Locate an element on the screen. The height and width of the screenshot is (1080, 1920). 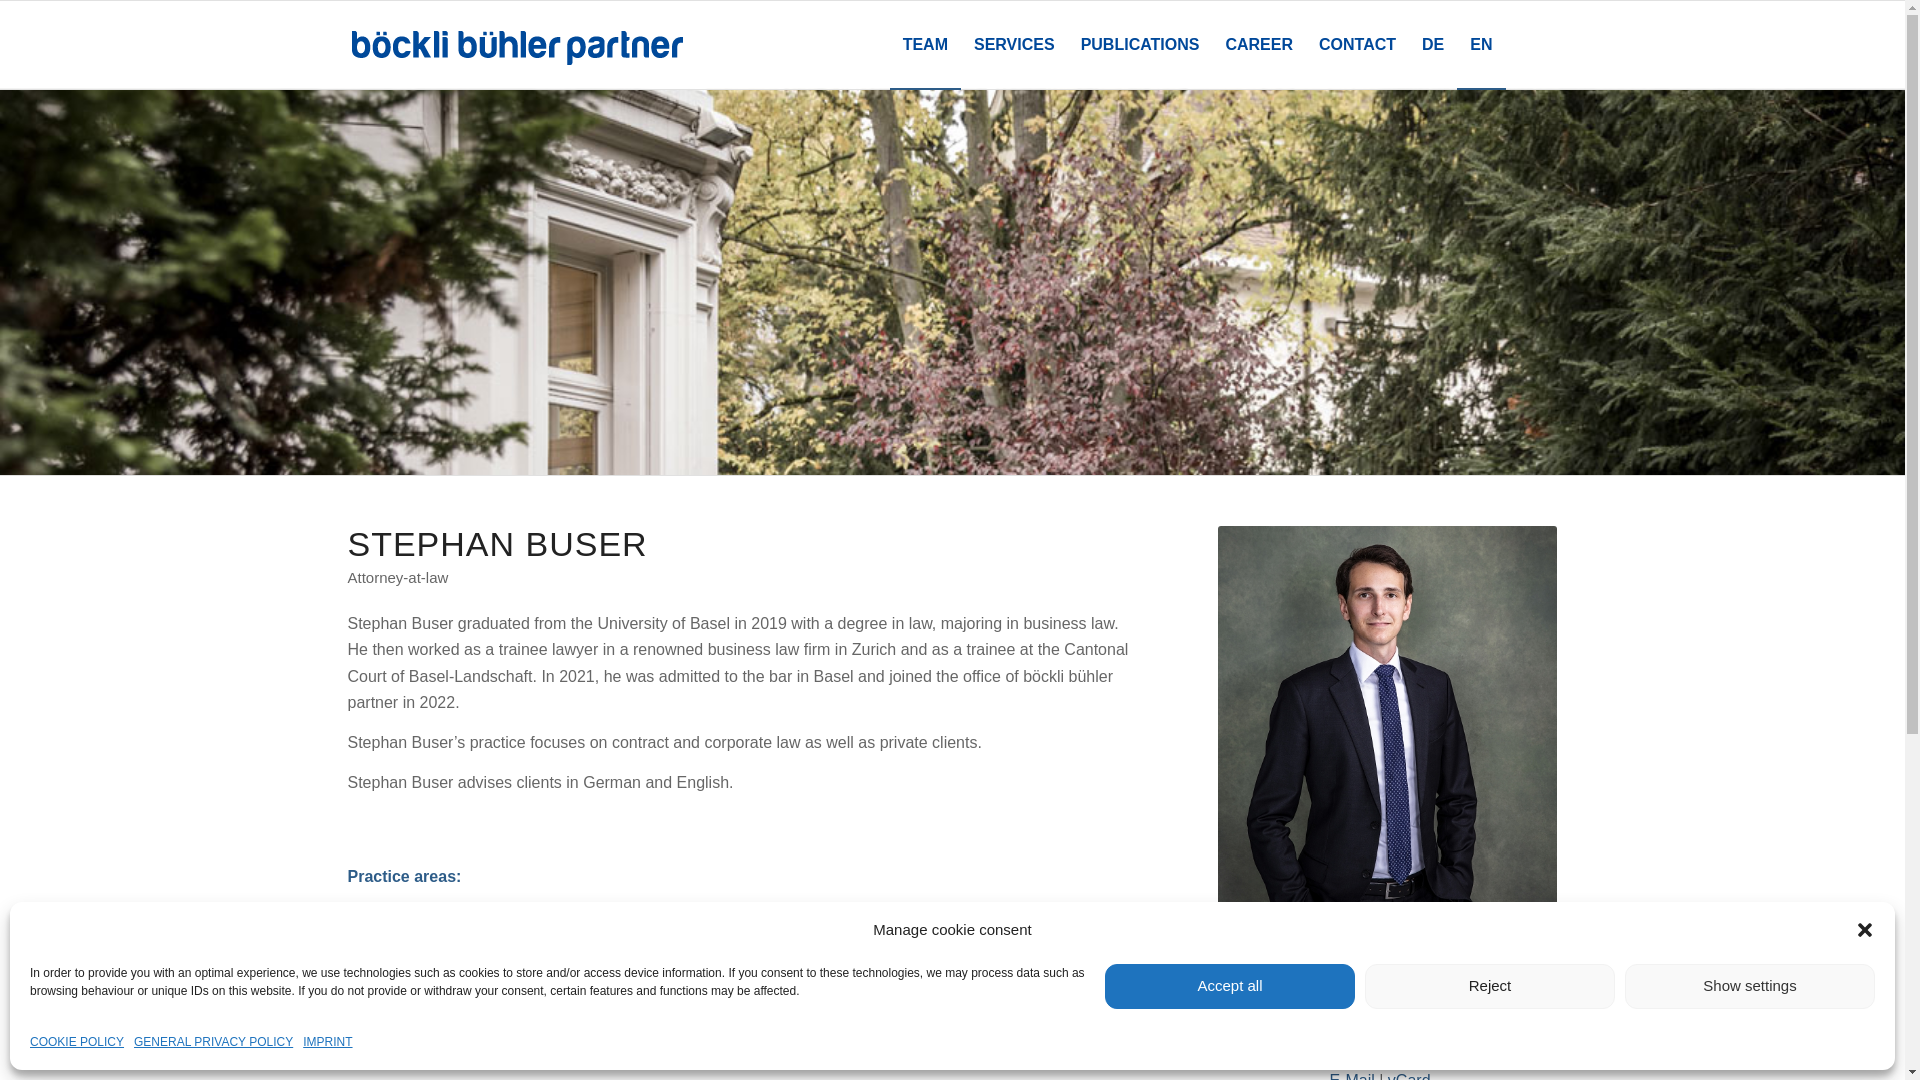
'DE' is located at coordinates (1432, 45).